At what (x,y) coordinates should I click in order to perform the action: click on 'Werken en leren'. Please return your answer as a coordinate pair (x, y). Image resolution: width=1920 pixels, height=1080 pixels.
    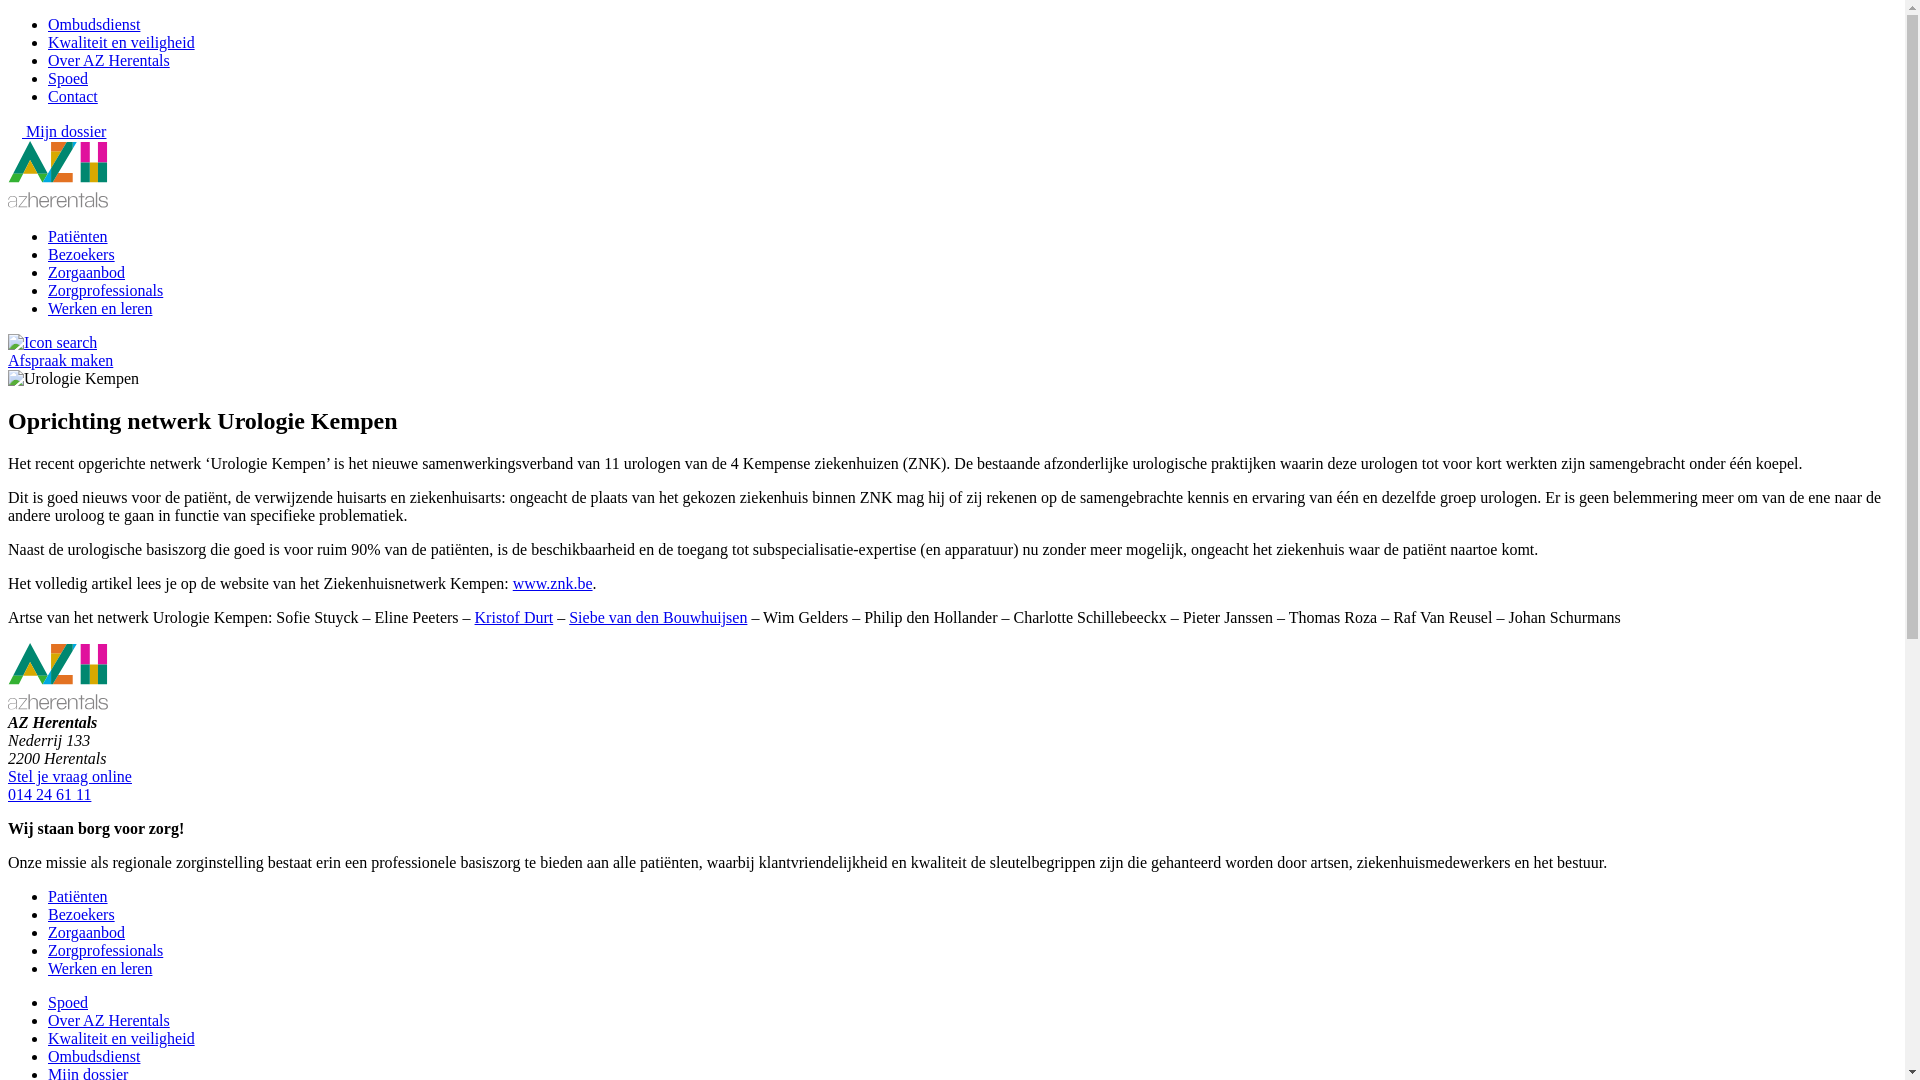
    Looking at the image, I should click on (99, 308).